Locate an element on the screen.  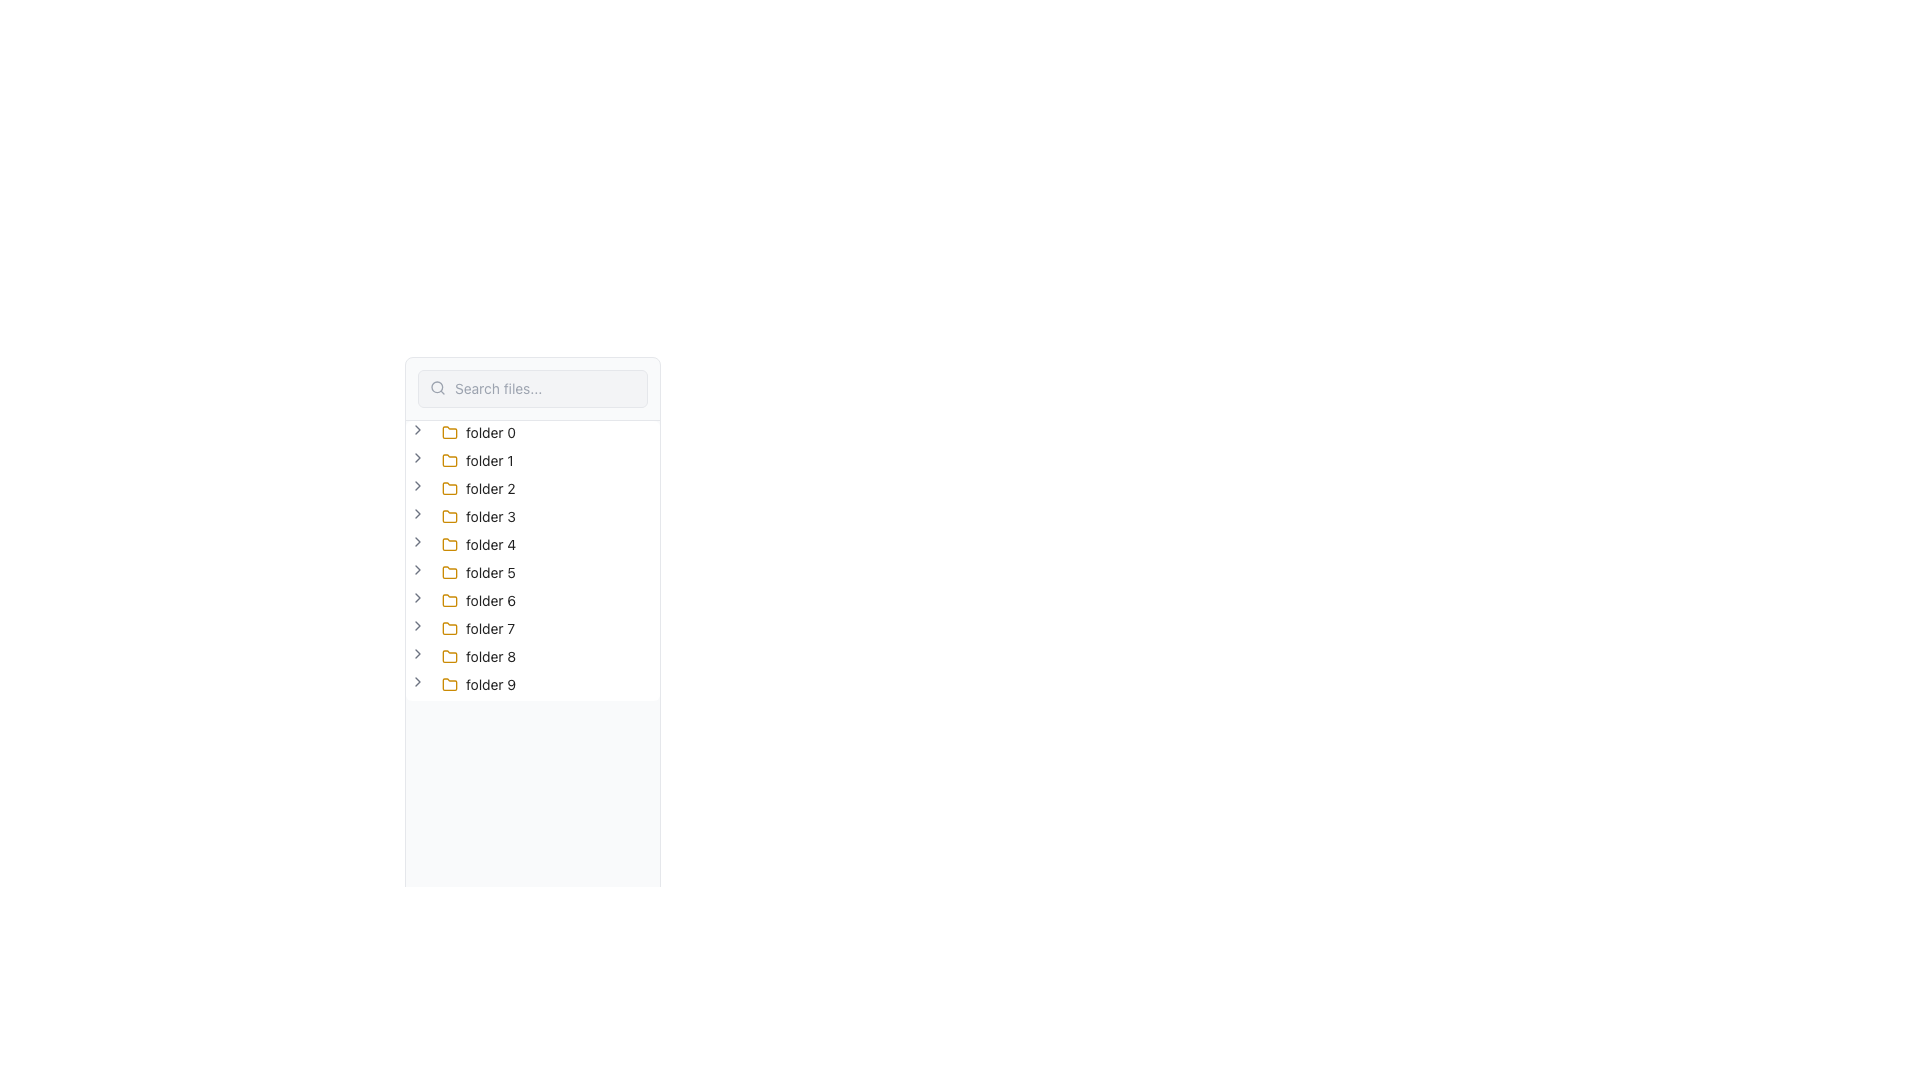
the toggle button for 'folder 8' is located at coordinates (416, 656).